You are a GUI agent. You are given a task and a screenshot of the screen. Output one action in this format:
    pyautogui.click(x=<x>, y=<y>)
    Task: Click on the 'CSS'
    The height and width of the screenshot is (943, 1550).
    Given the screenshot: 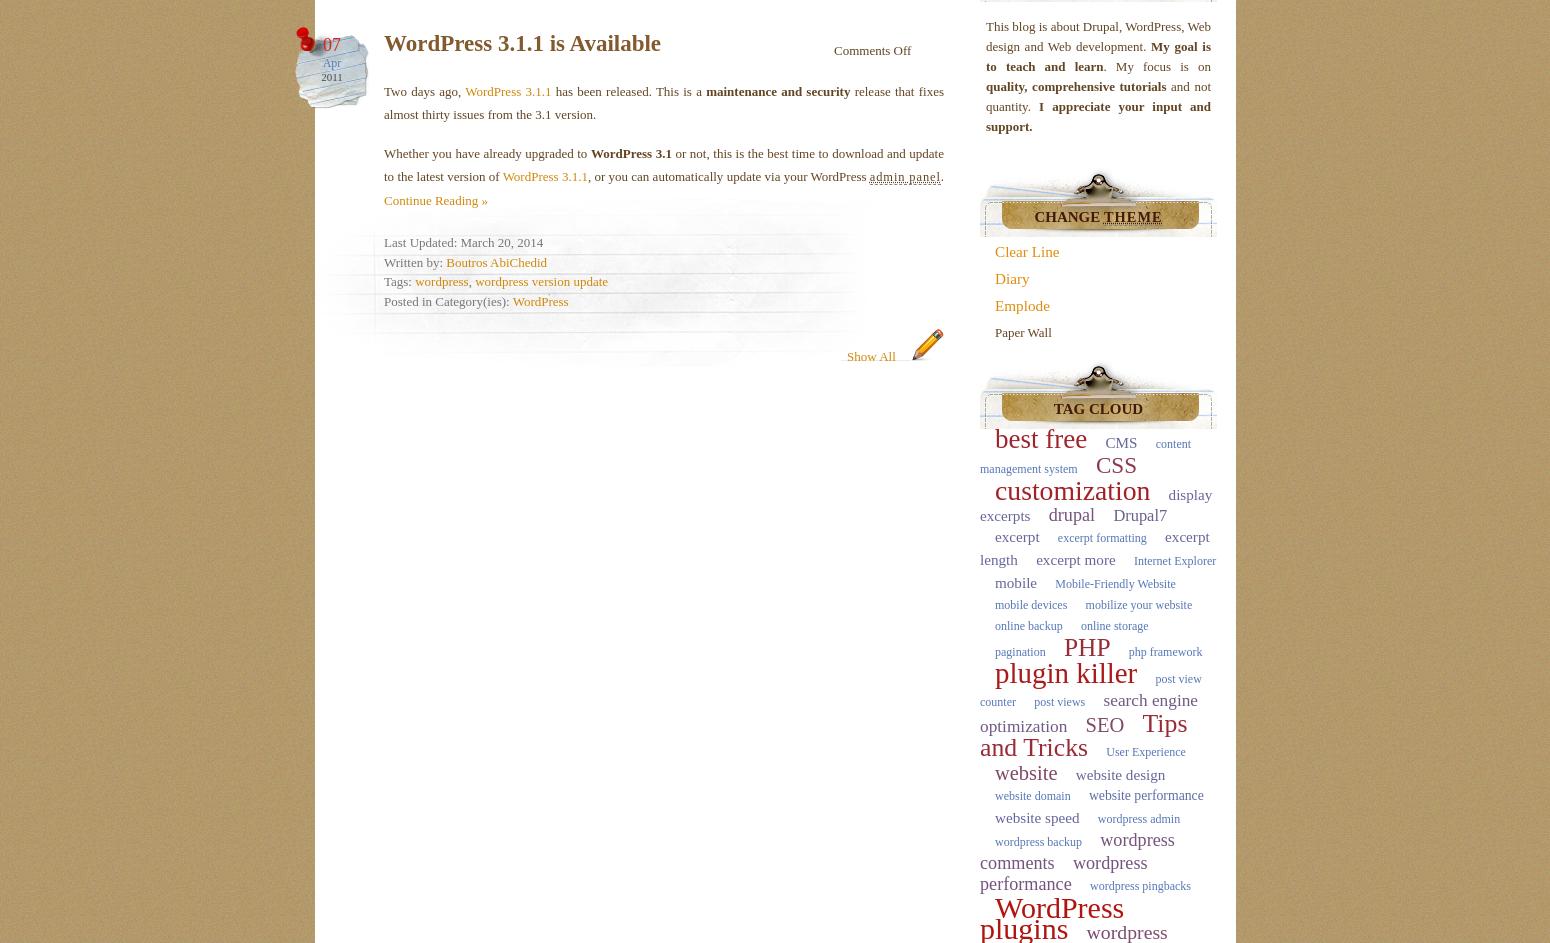 What is the action you would take?
    pyautogui.click(x=1115, y=464)
    